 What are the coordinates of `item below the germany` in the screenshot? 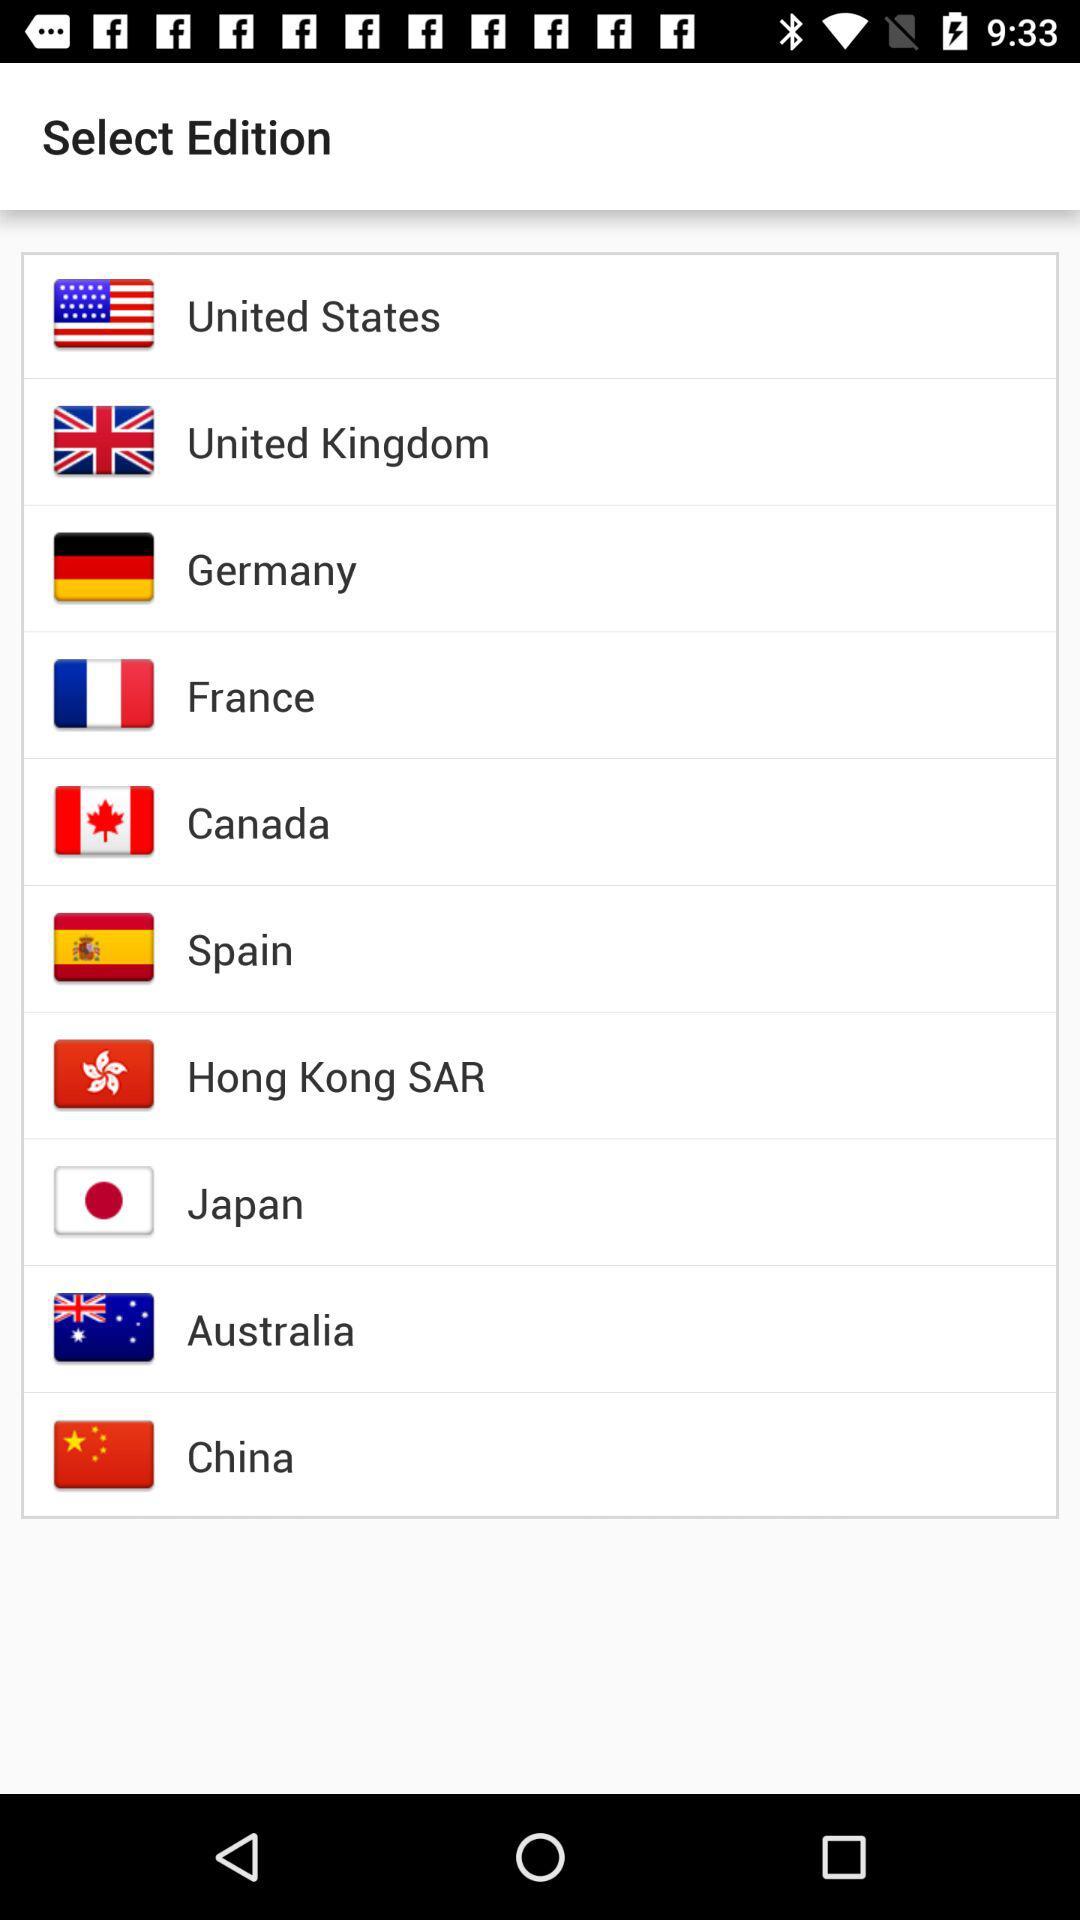 It's located at (249, 695).